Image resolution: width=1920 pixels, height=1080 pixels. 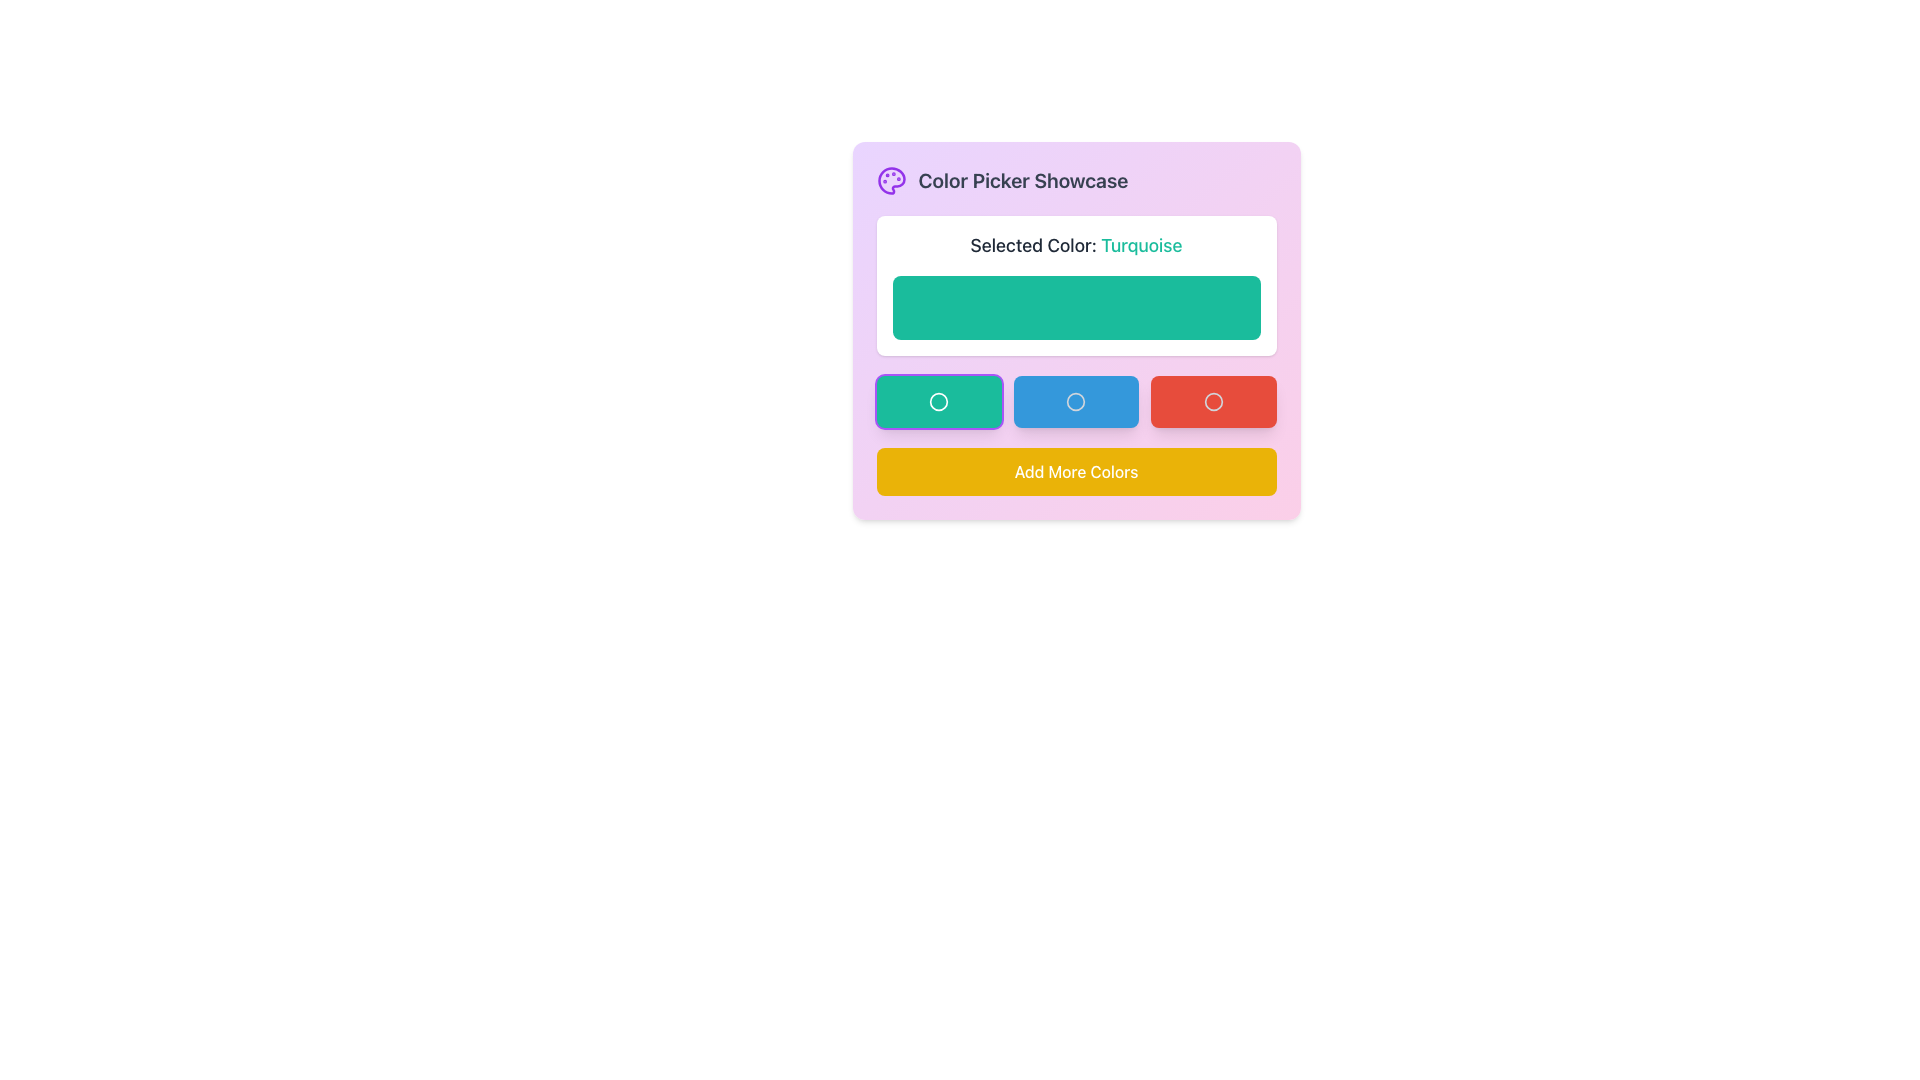 What do you see at coordinates (1075, 354) in the screenshot?
I see `the Informational display panel that shows the currently selected color, located below the 'Color Picker Showcase' header and above the color selection grid` at bounding box center [1075, 354].